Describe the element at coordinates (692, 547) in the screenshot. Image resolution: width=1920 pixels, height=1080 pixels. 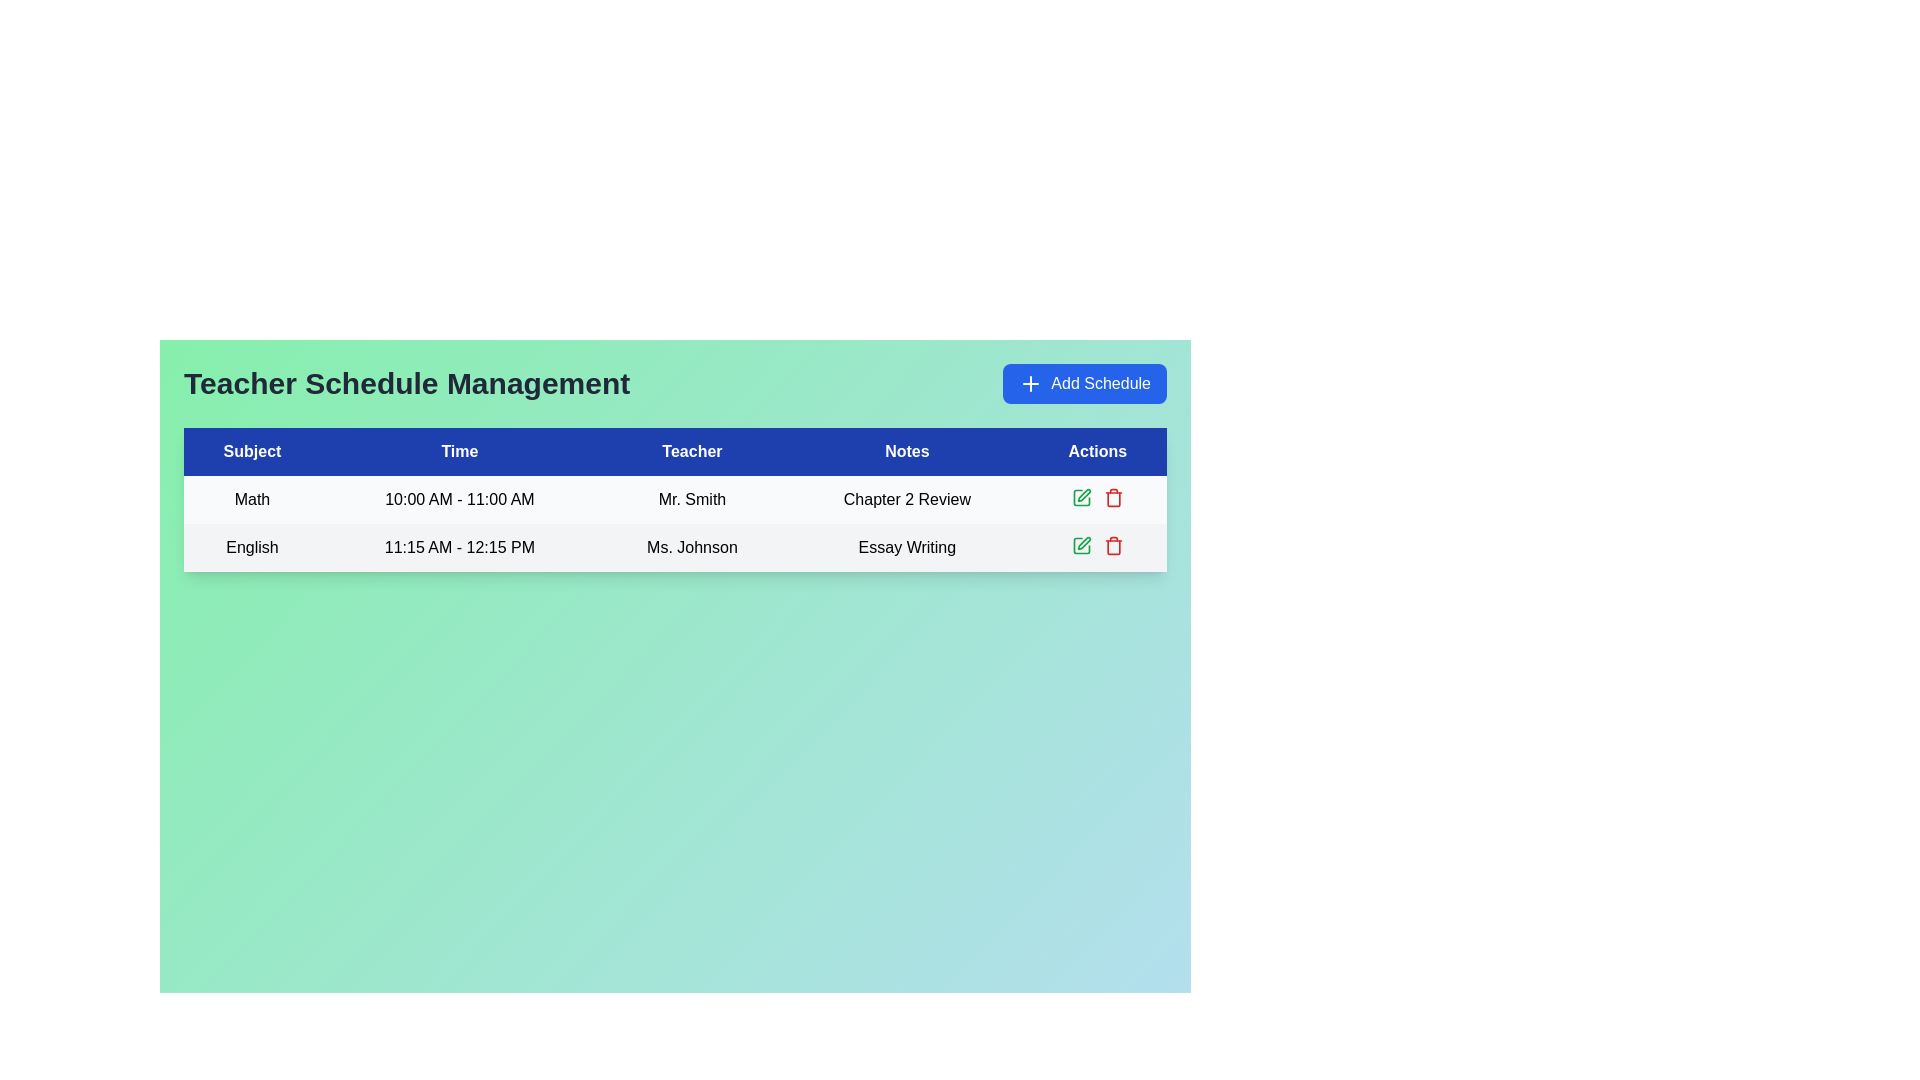
I see `text label that identifies the teacher associated with the time slot and subject in the schedule, located in the second row under the 'Teacher' column` at that location.